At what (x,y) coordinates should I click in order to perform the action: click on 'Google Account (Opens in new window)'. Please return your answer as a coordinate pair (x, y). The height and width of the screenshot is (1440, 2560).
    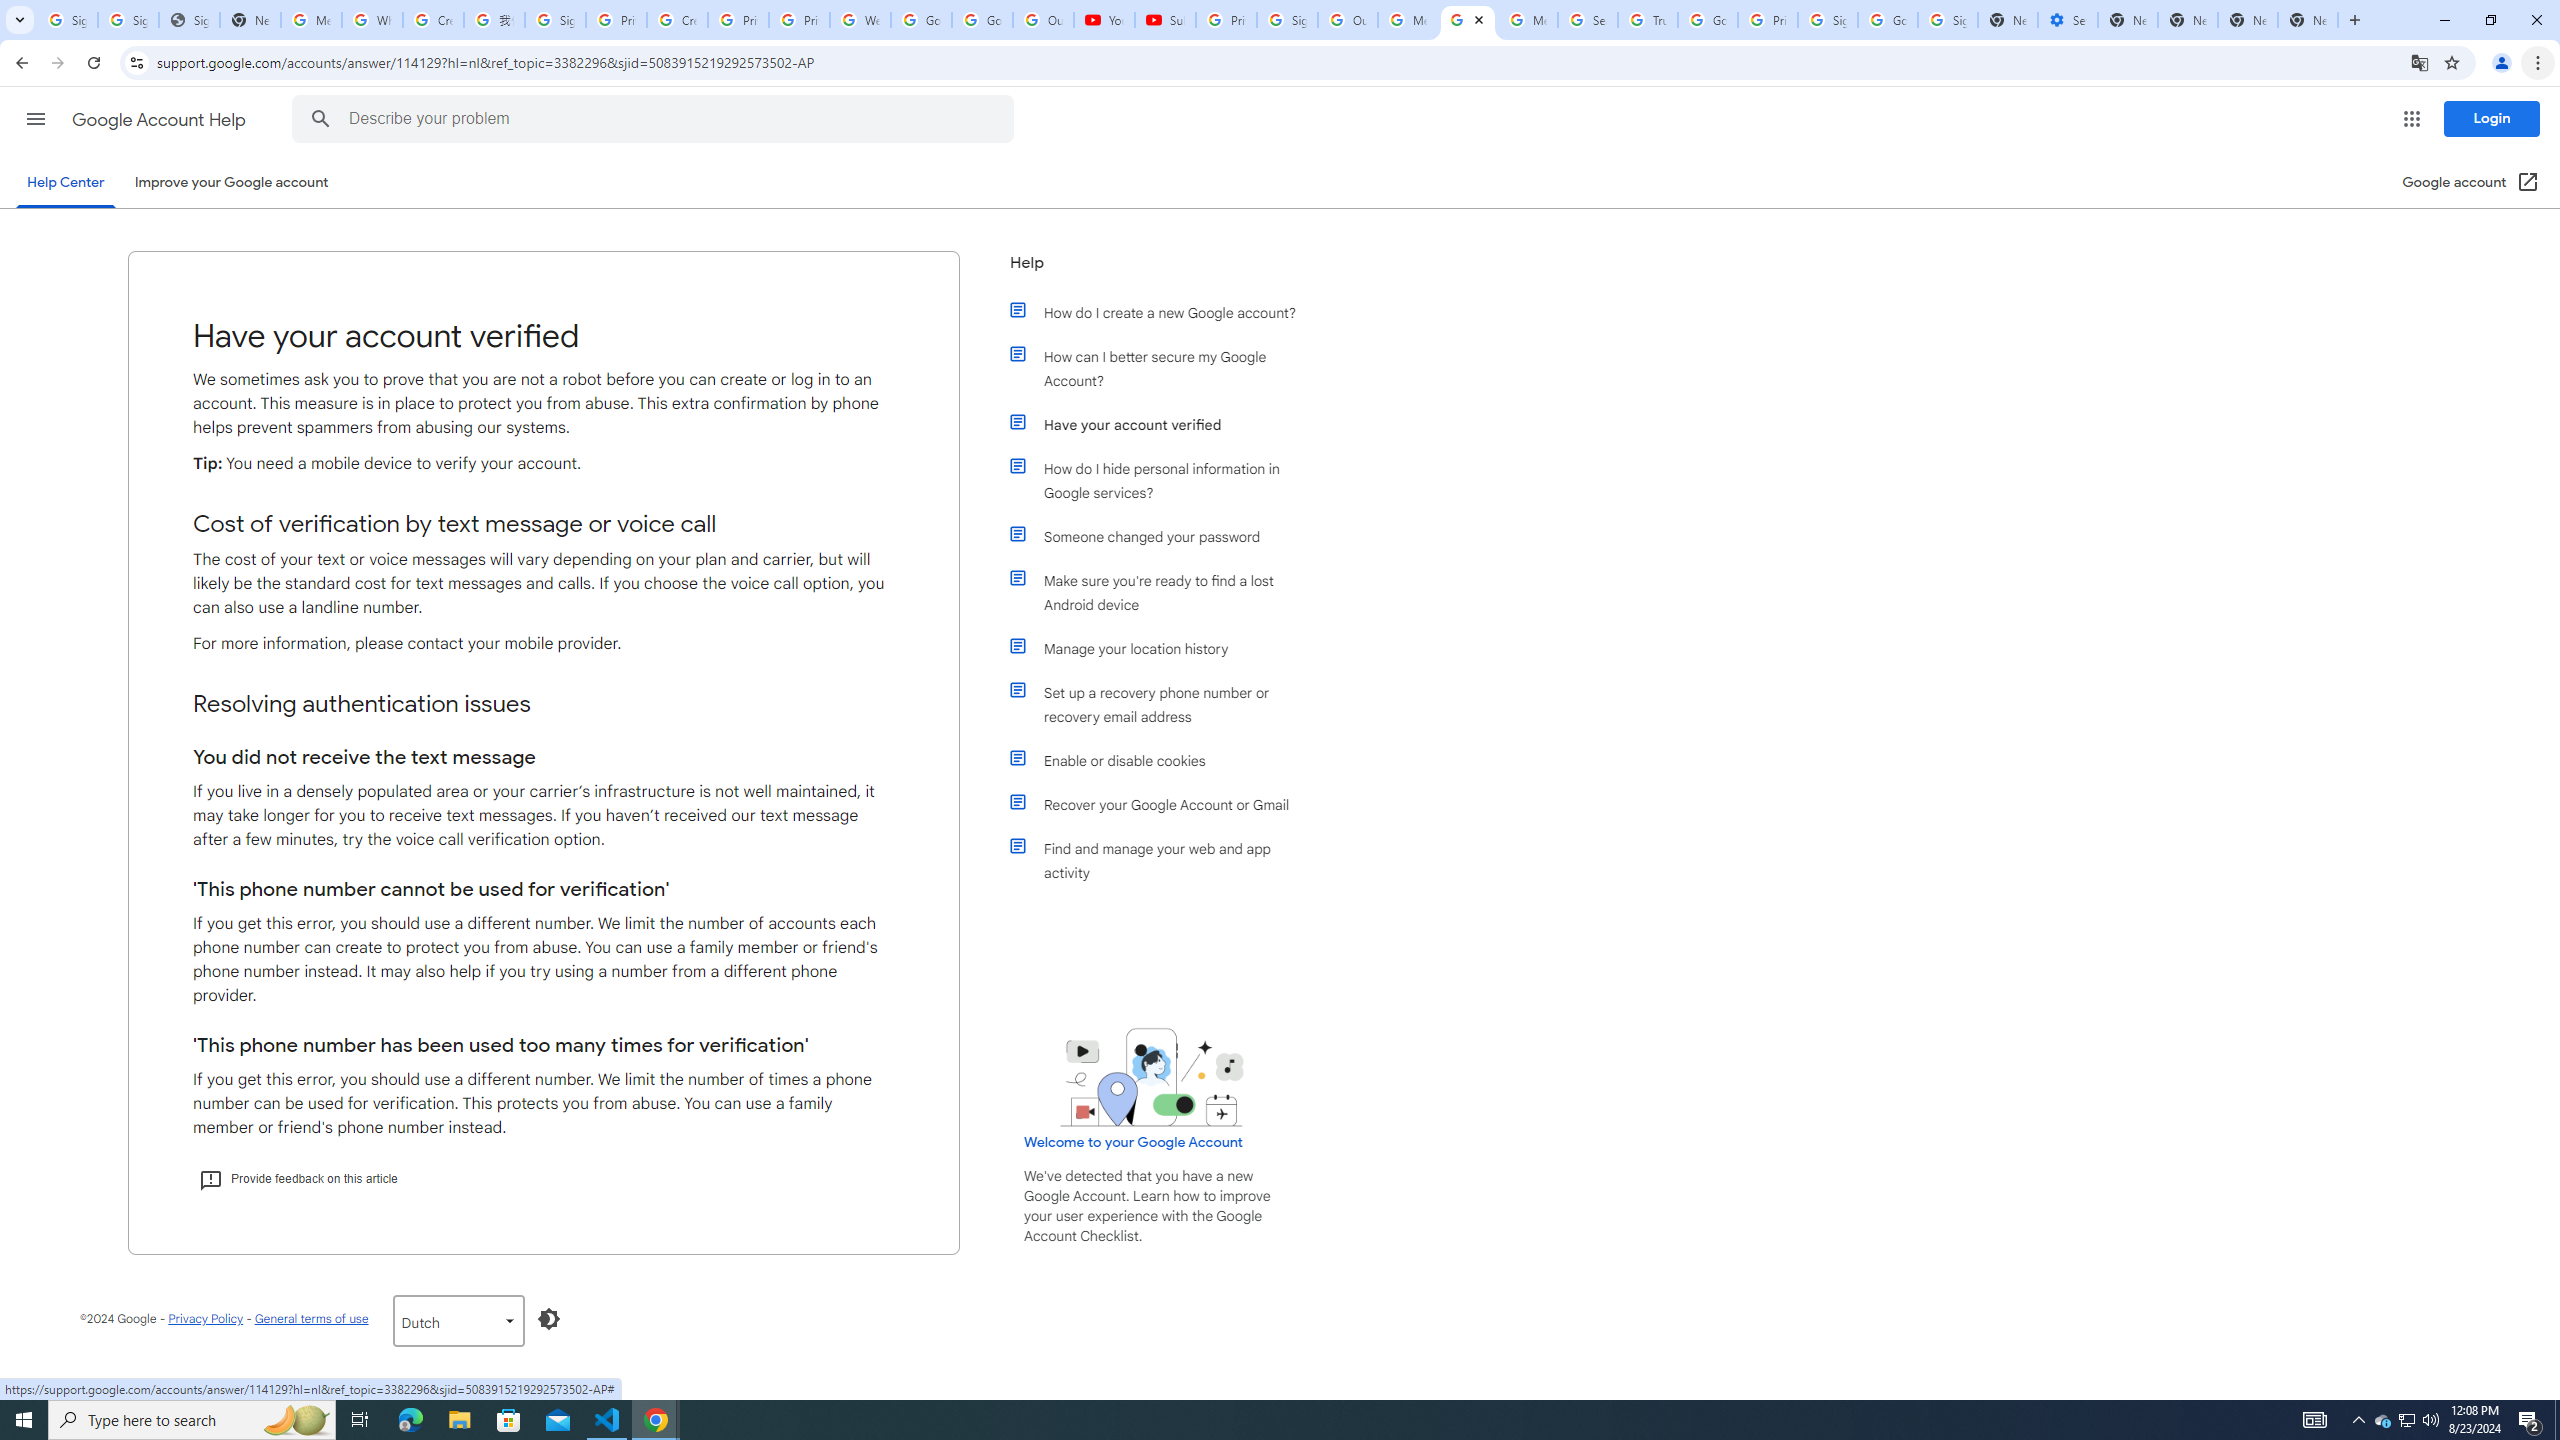
    Looking at the image, I should click on (2470, 181).